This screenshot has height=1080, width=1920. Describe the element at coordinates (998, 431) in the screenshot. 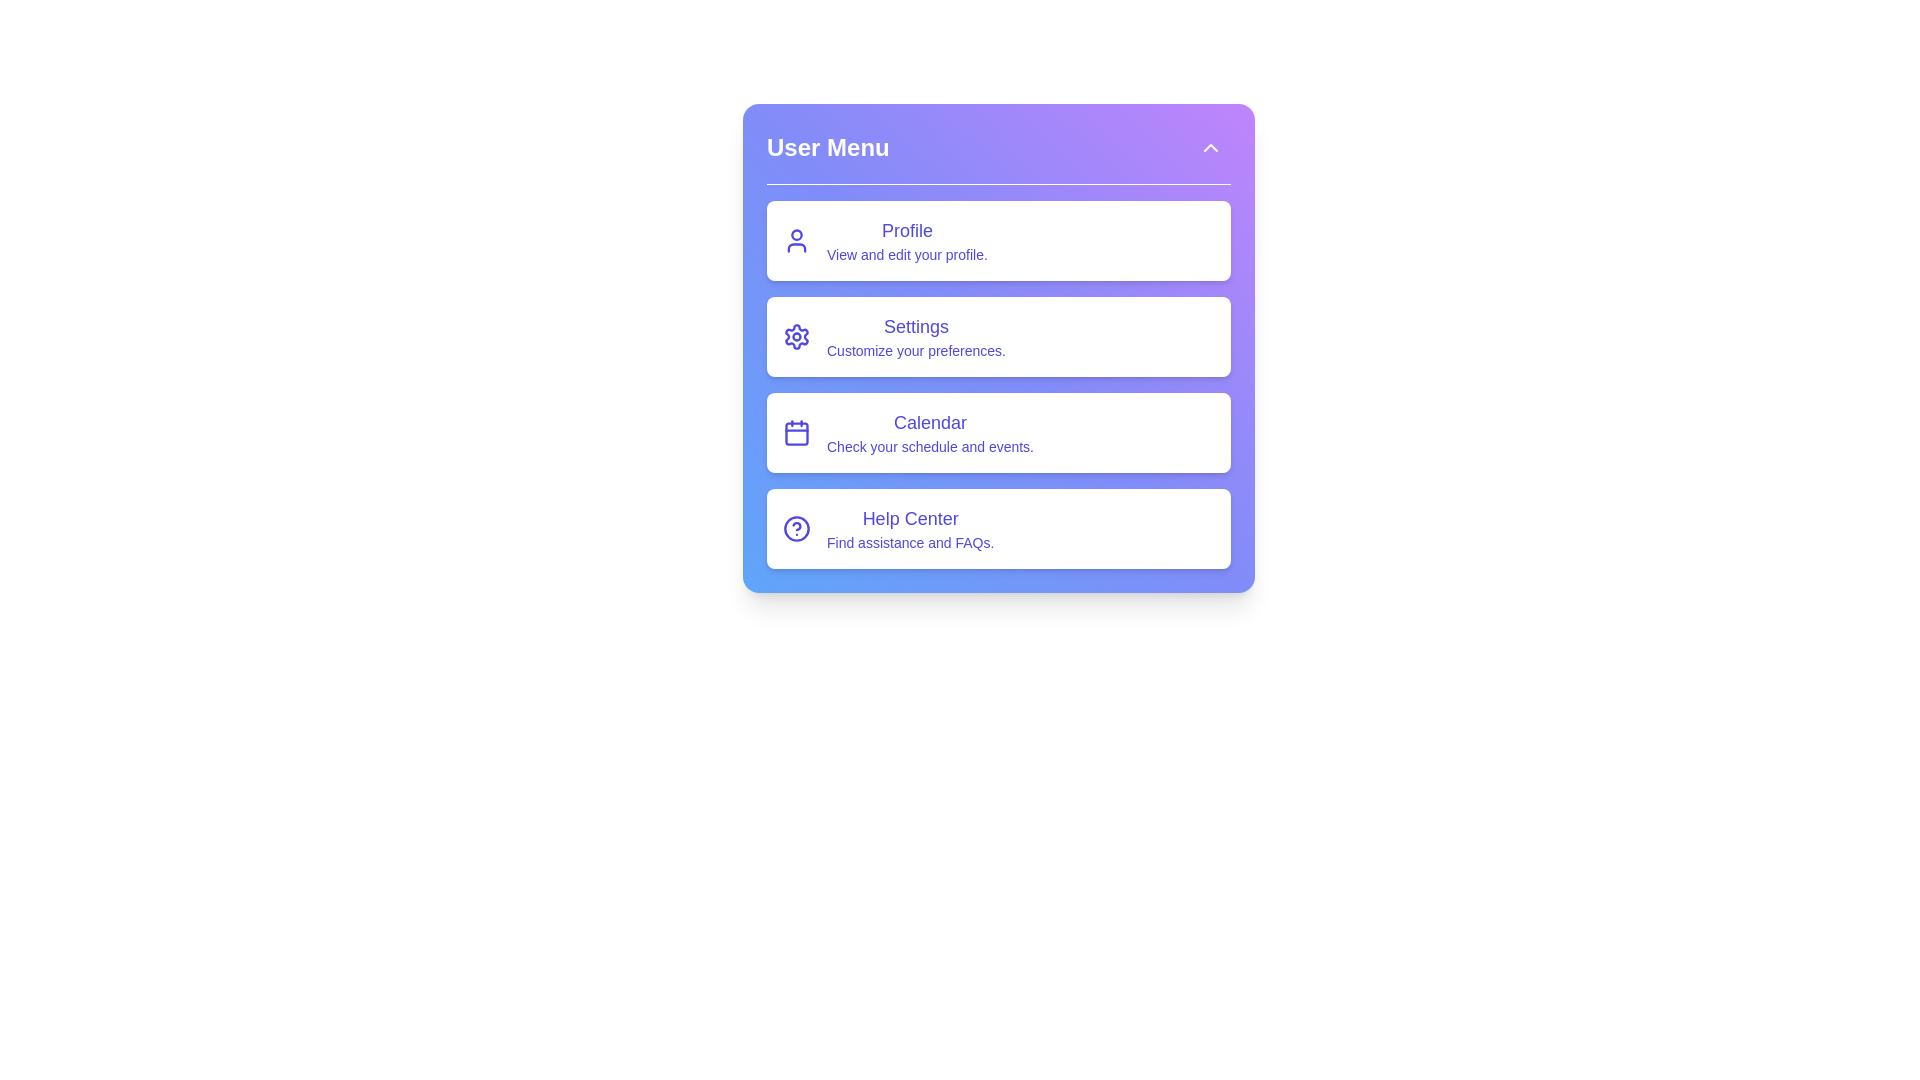

I see `the menu option Calendar to navigate or interact with its functionality` at that location.